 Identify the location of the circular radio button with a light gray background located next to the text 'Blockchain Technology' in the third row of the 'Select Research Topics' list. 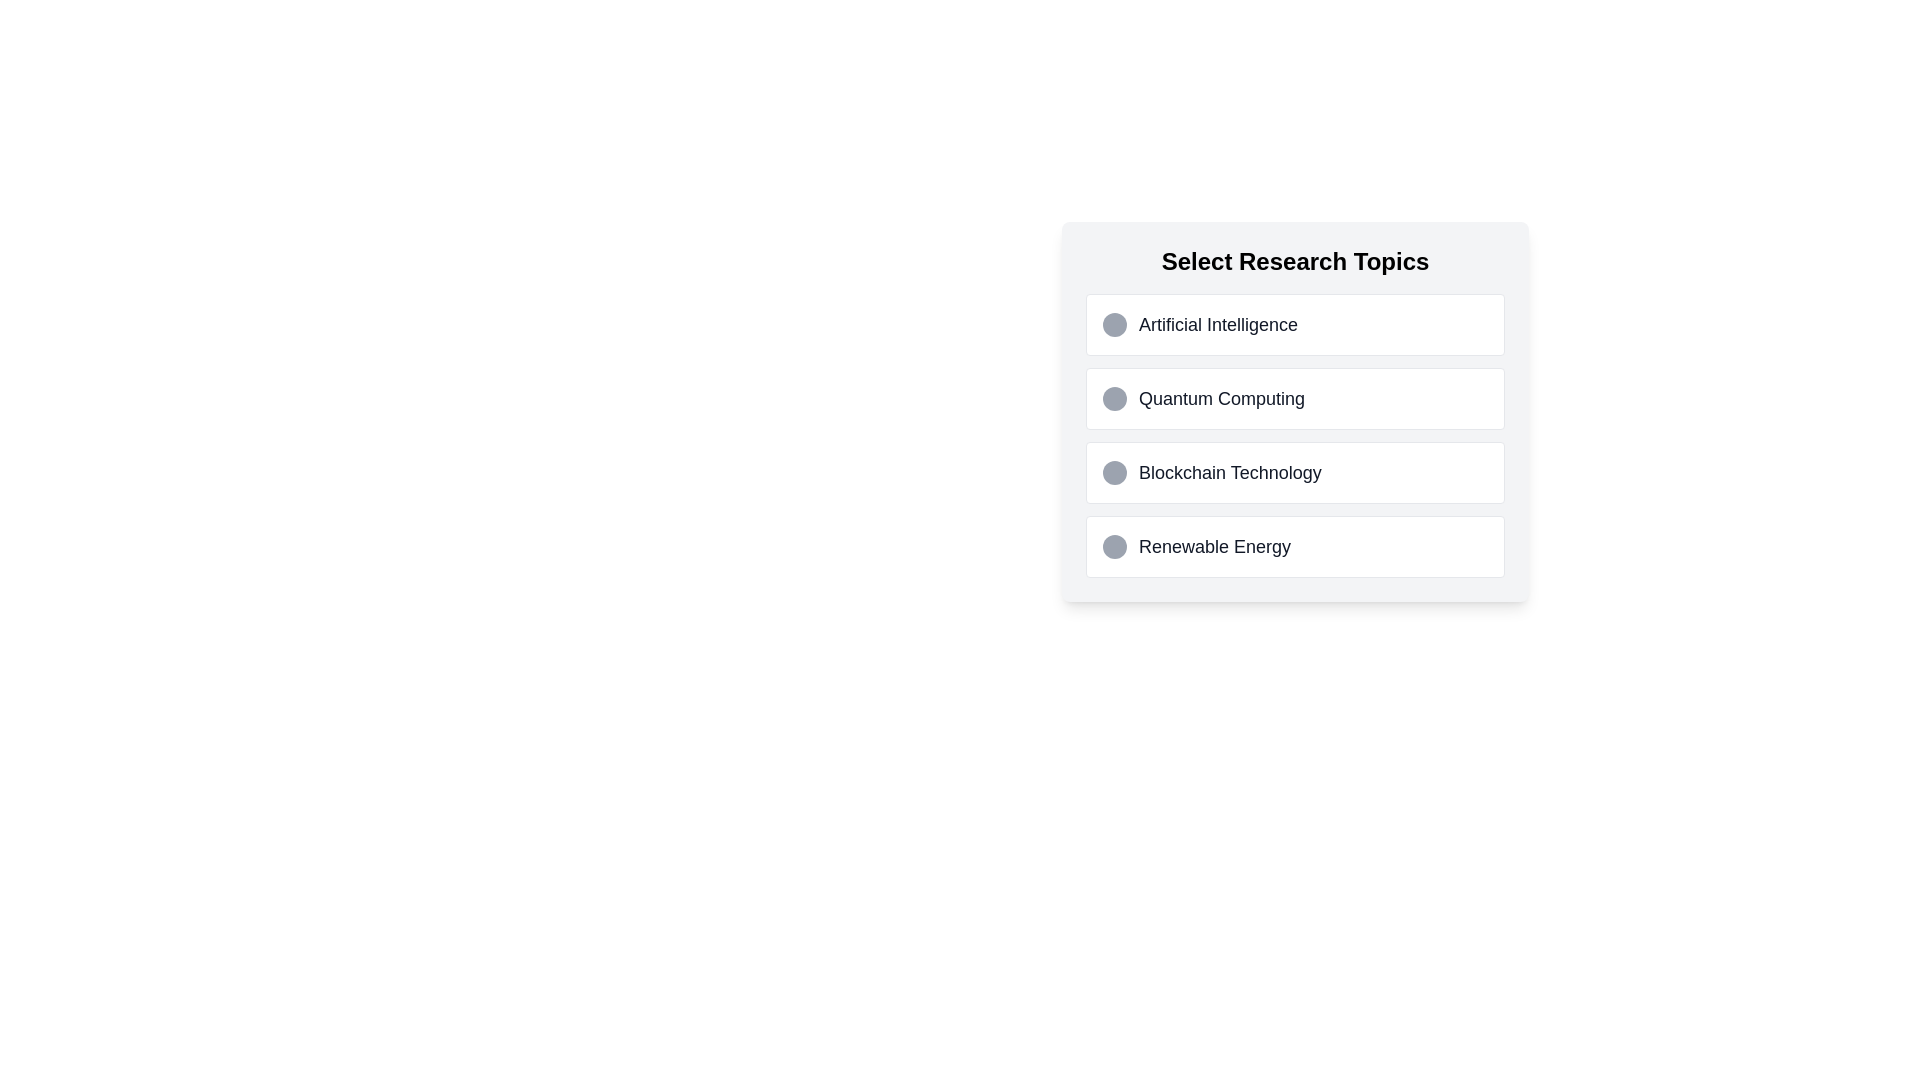
(1113, 473).